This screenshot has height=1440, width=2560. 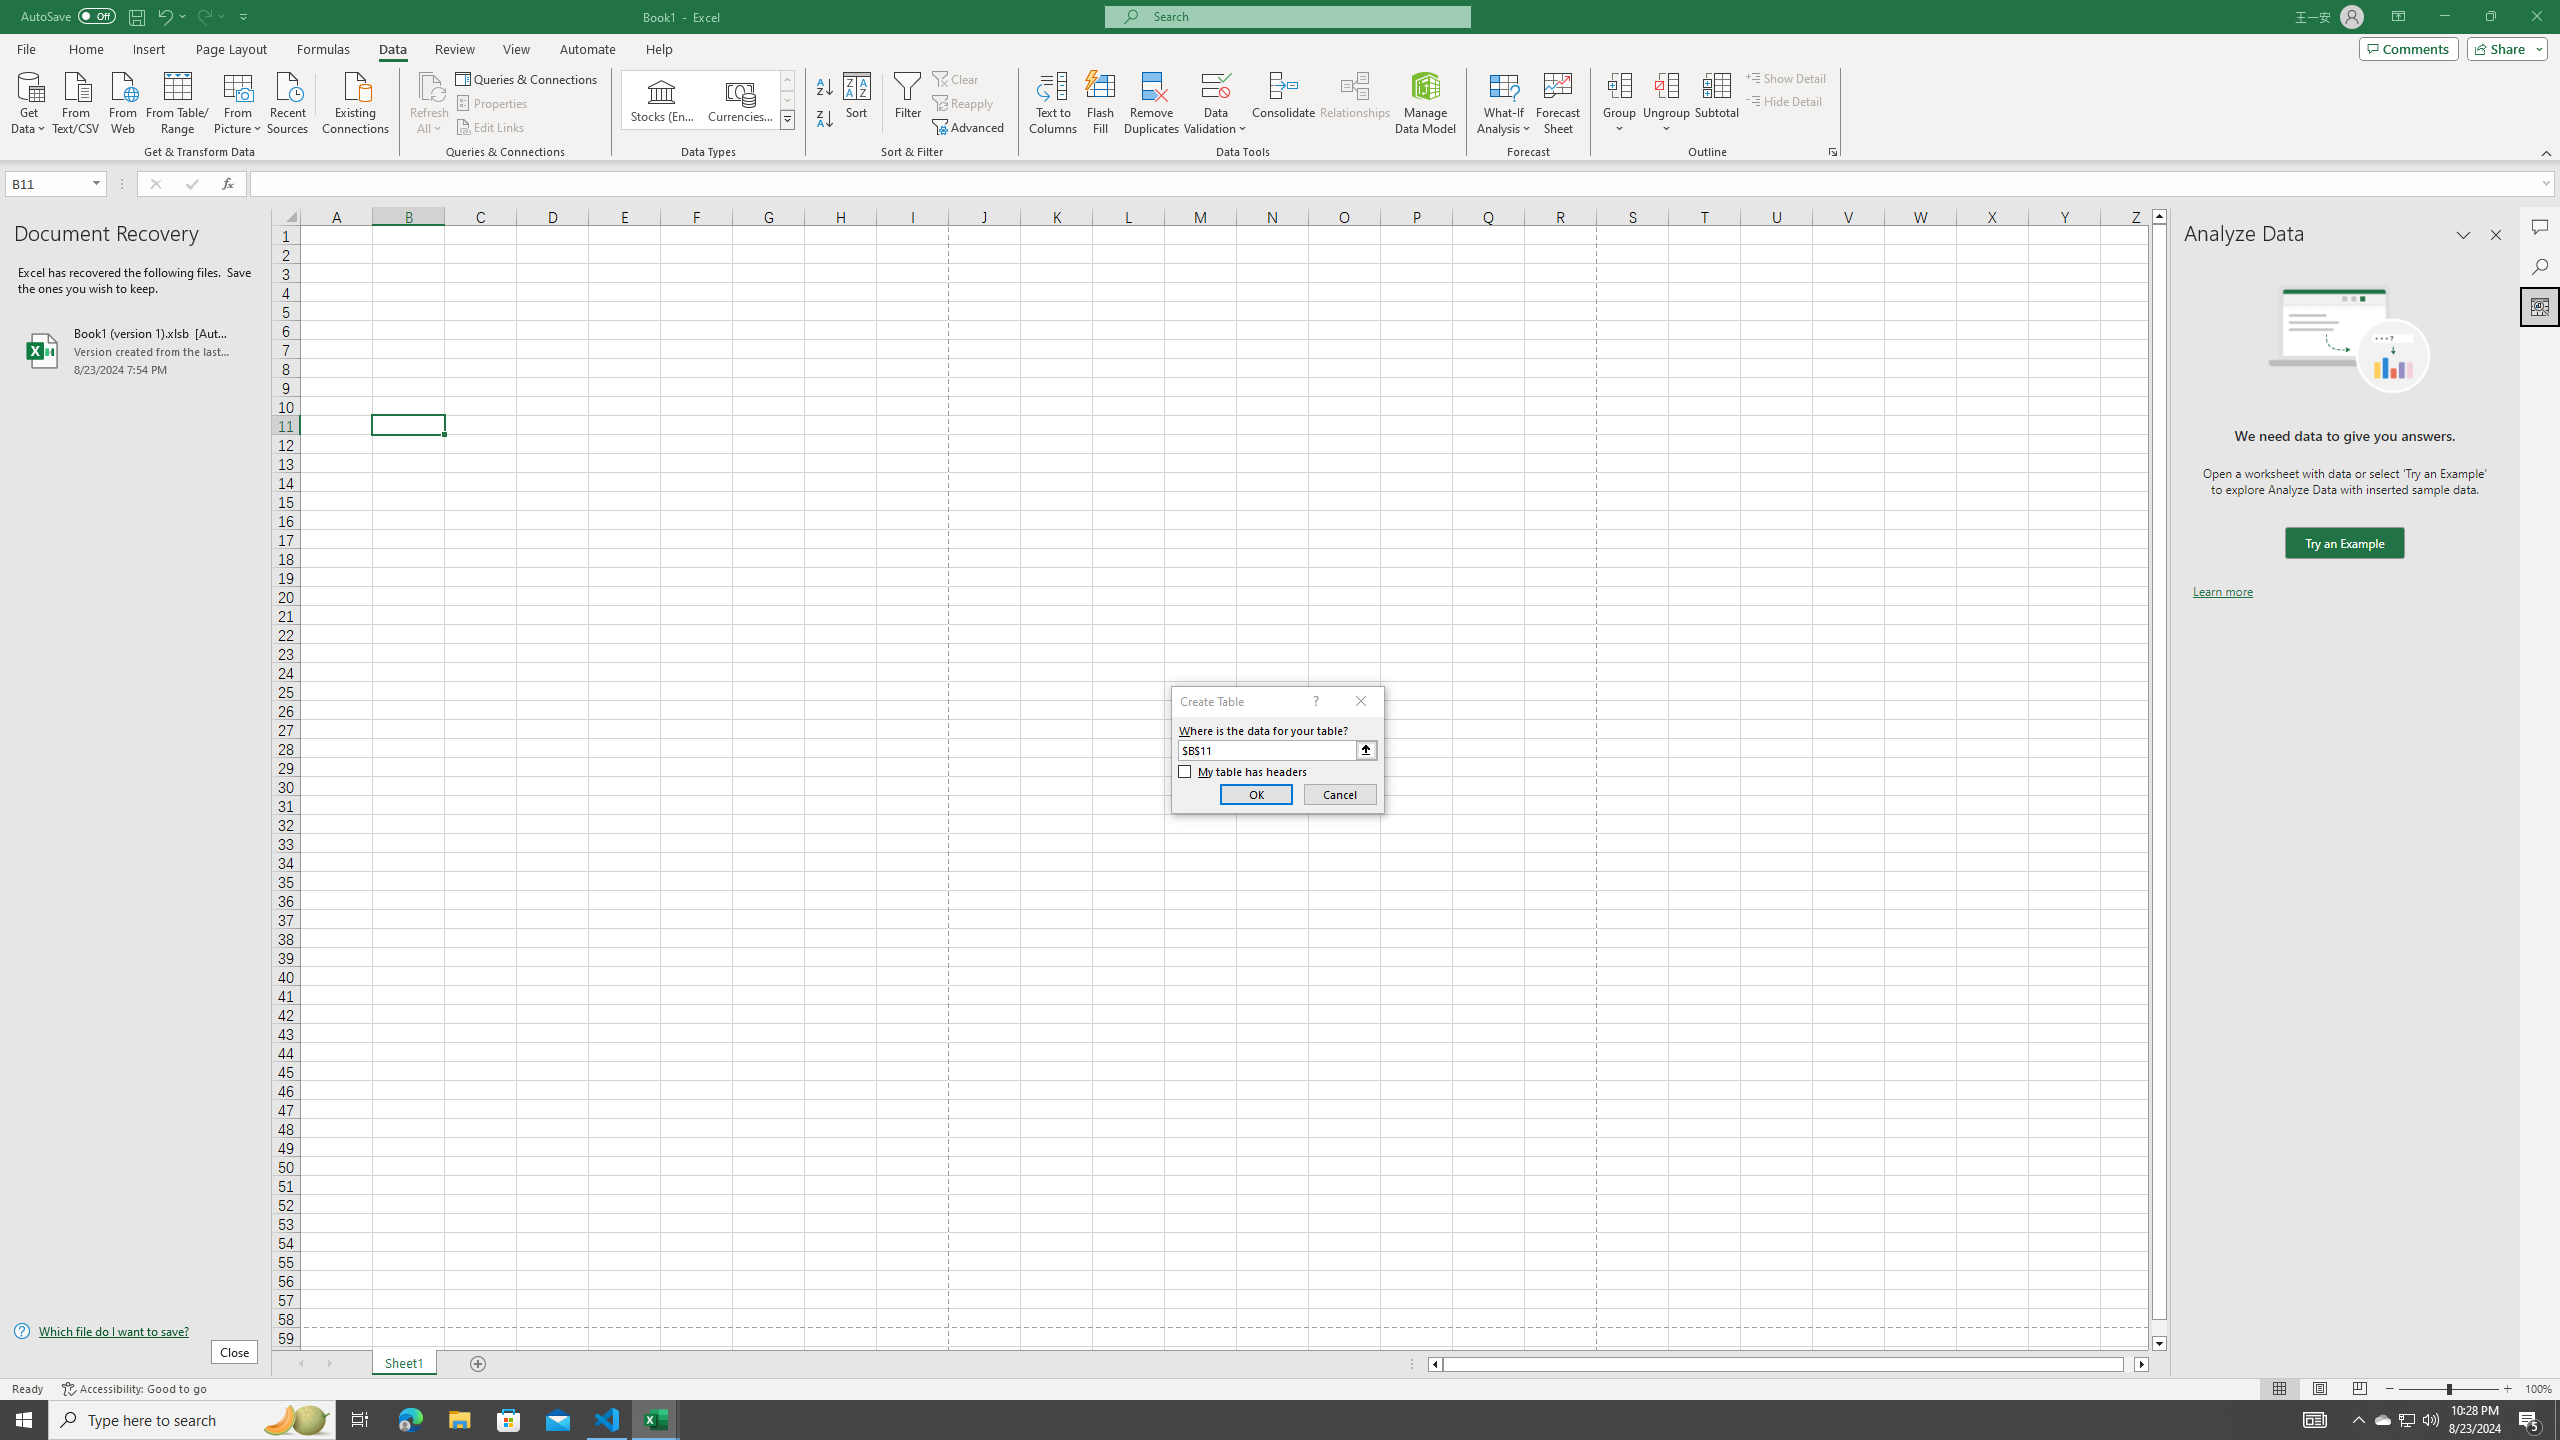 What do you see at coordinates (1785, 77) in the screenshot?
I see `'Show Detail'` at bounding box center [1785, 77].